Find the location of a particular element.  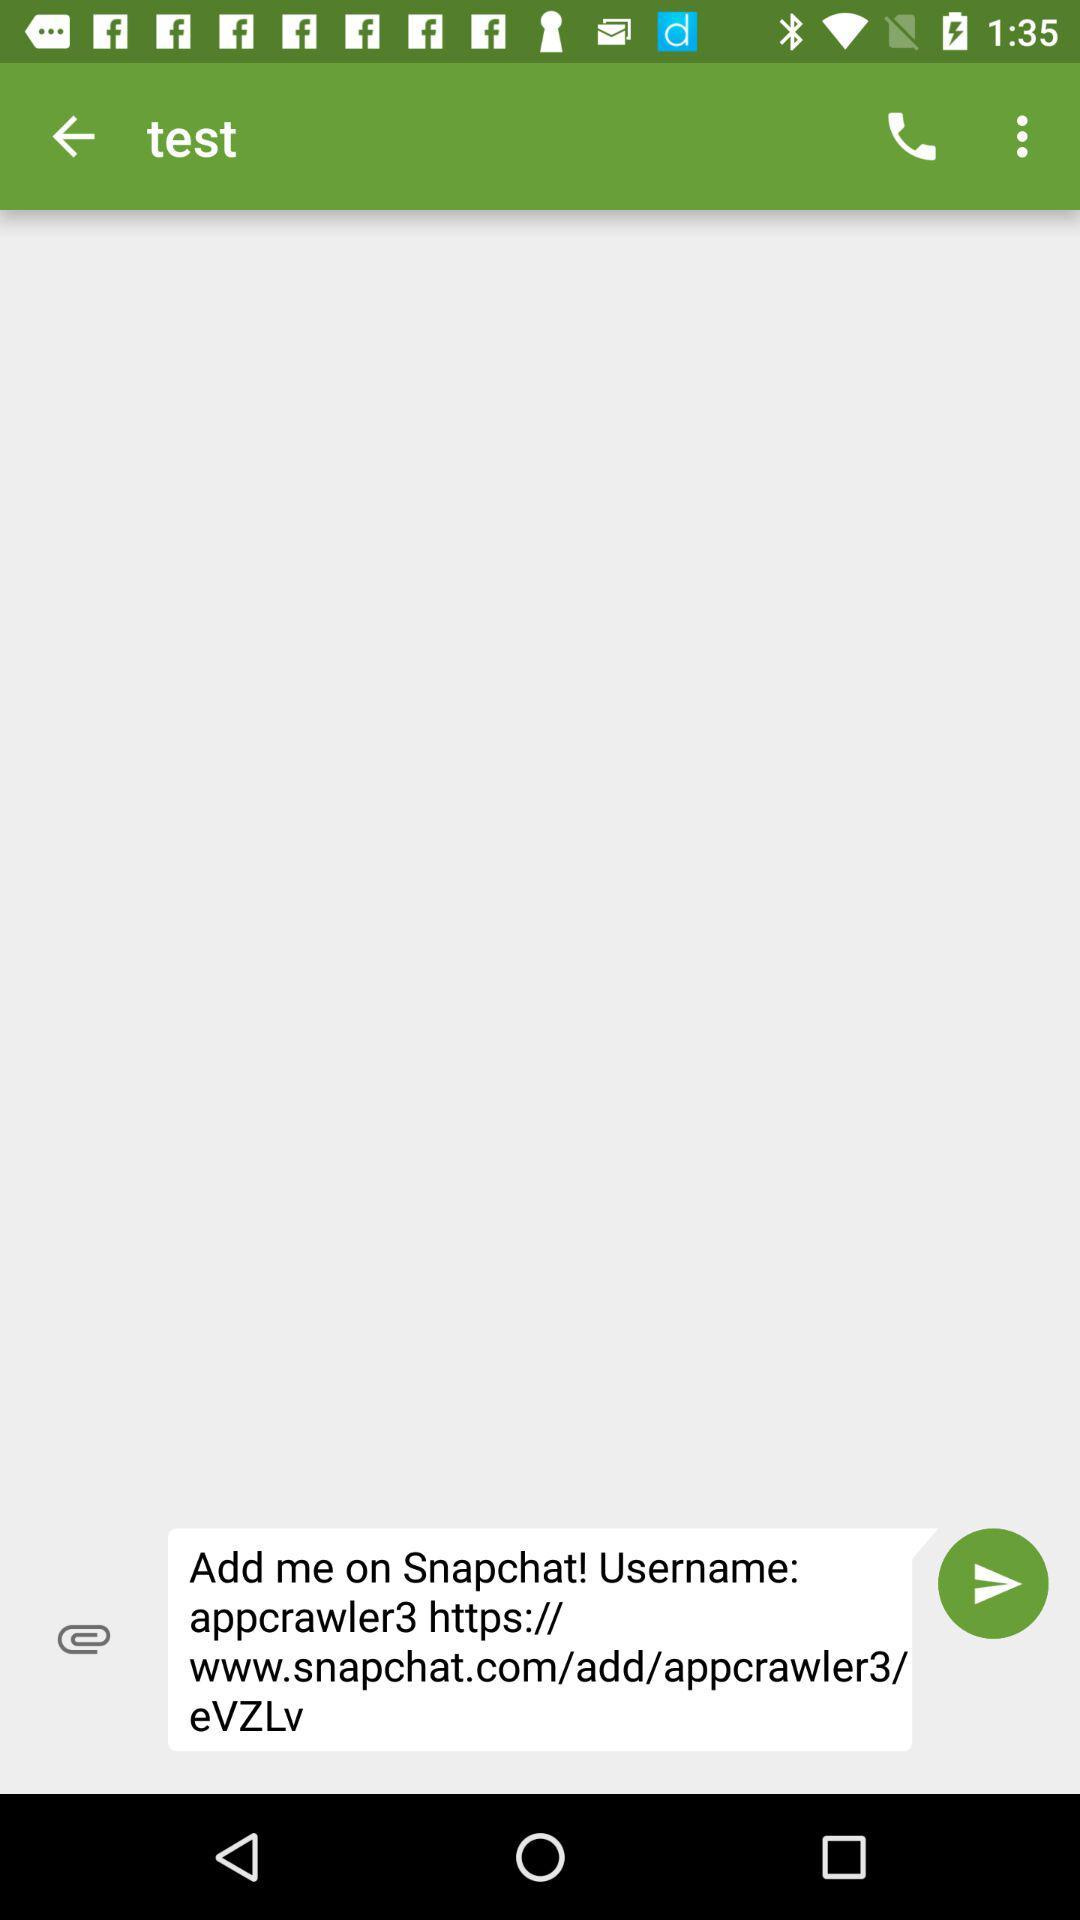

the icon to the left of test is located at coordinates (72, 135).